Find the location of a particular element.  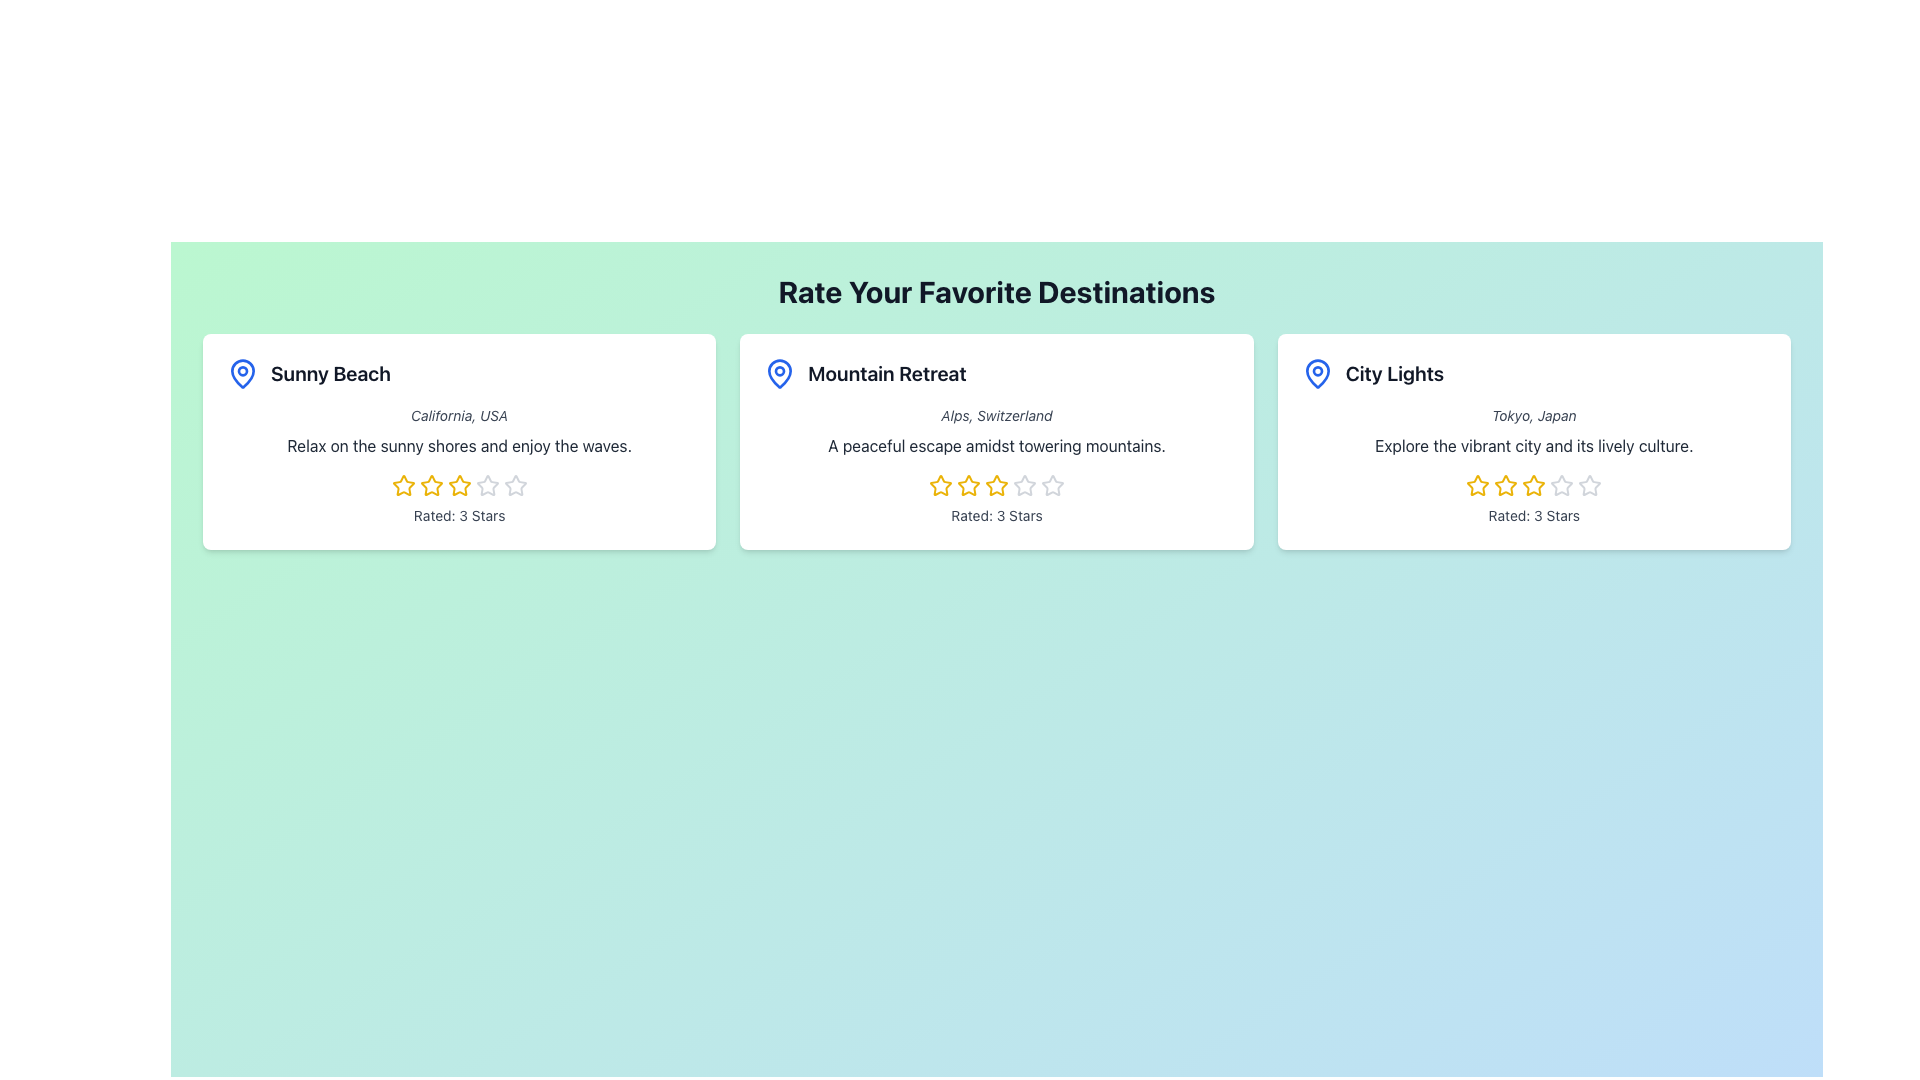

the third star icon is located at coordinates (1024, 485).